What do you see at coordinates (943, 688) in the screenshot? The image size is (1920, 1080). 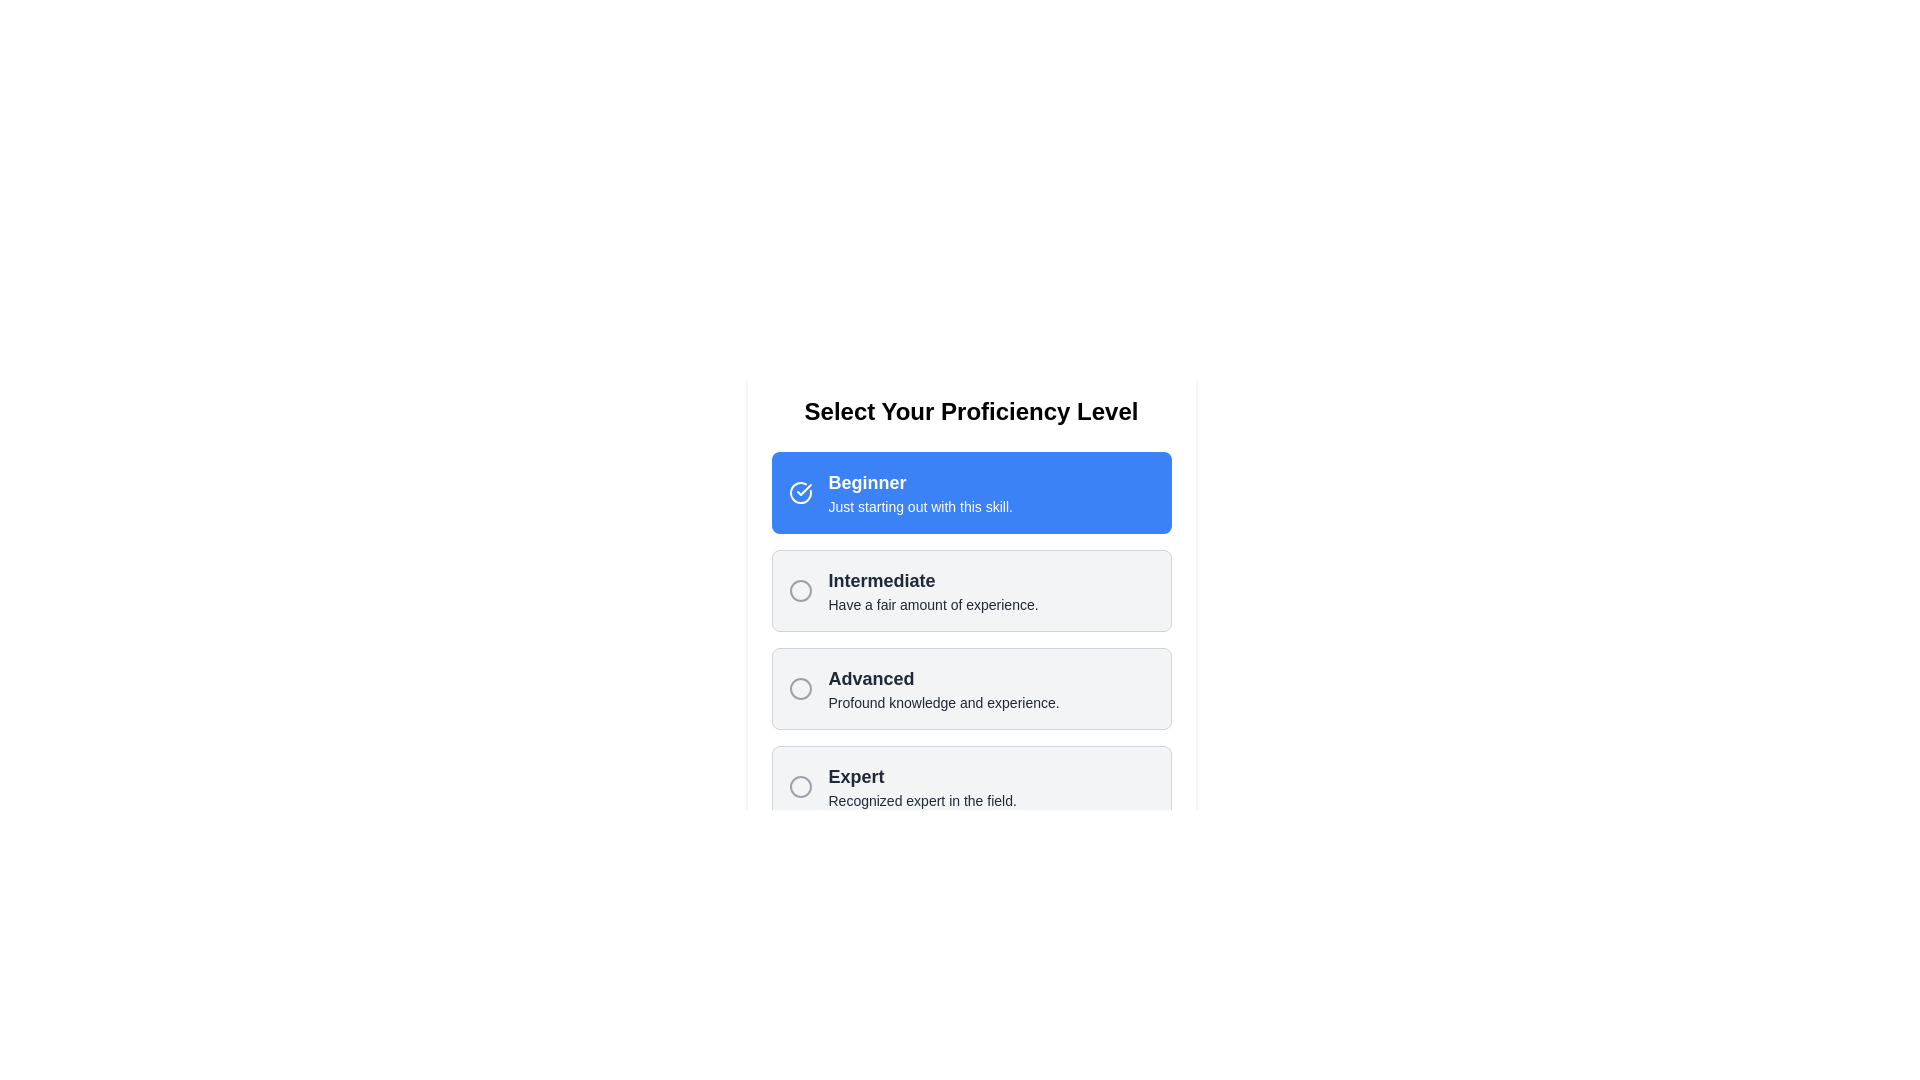 I see `the 'Advanced' proficiency level label, which is located centrally in the proficiency level list, positioned between 'Intermediate' and 'Expert'` at bounding box center [943, 688].